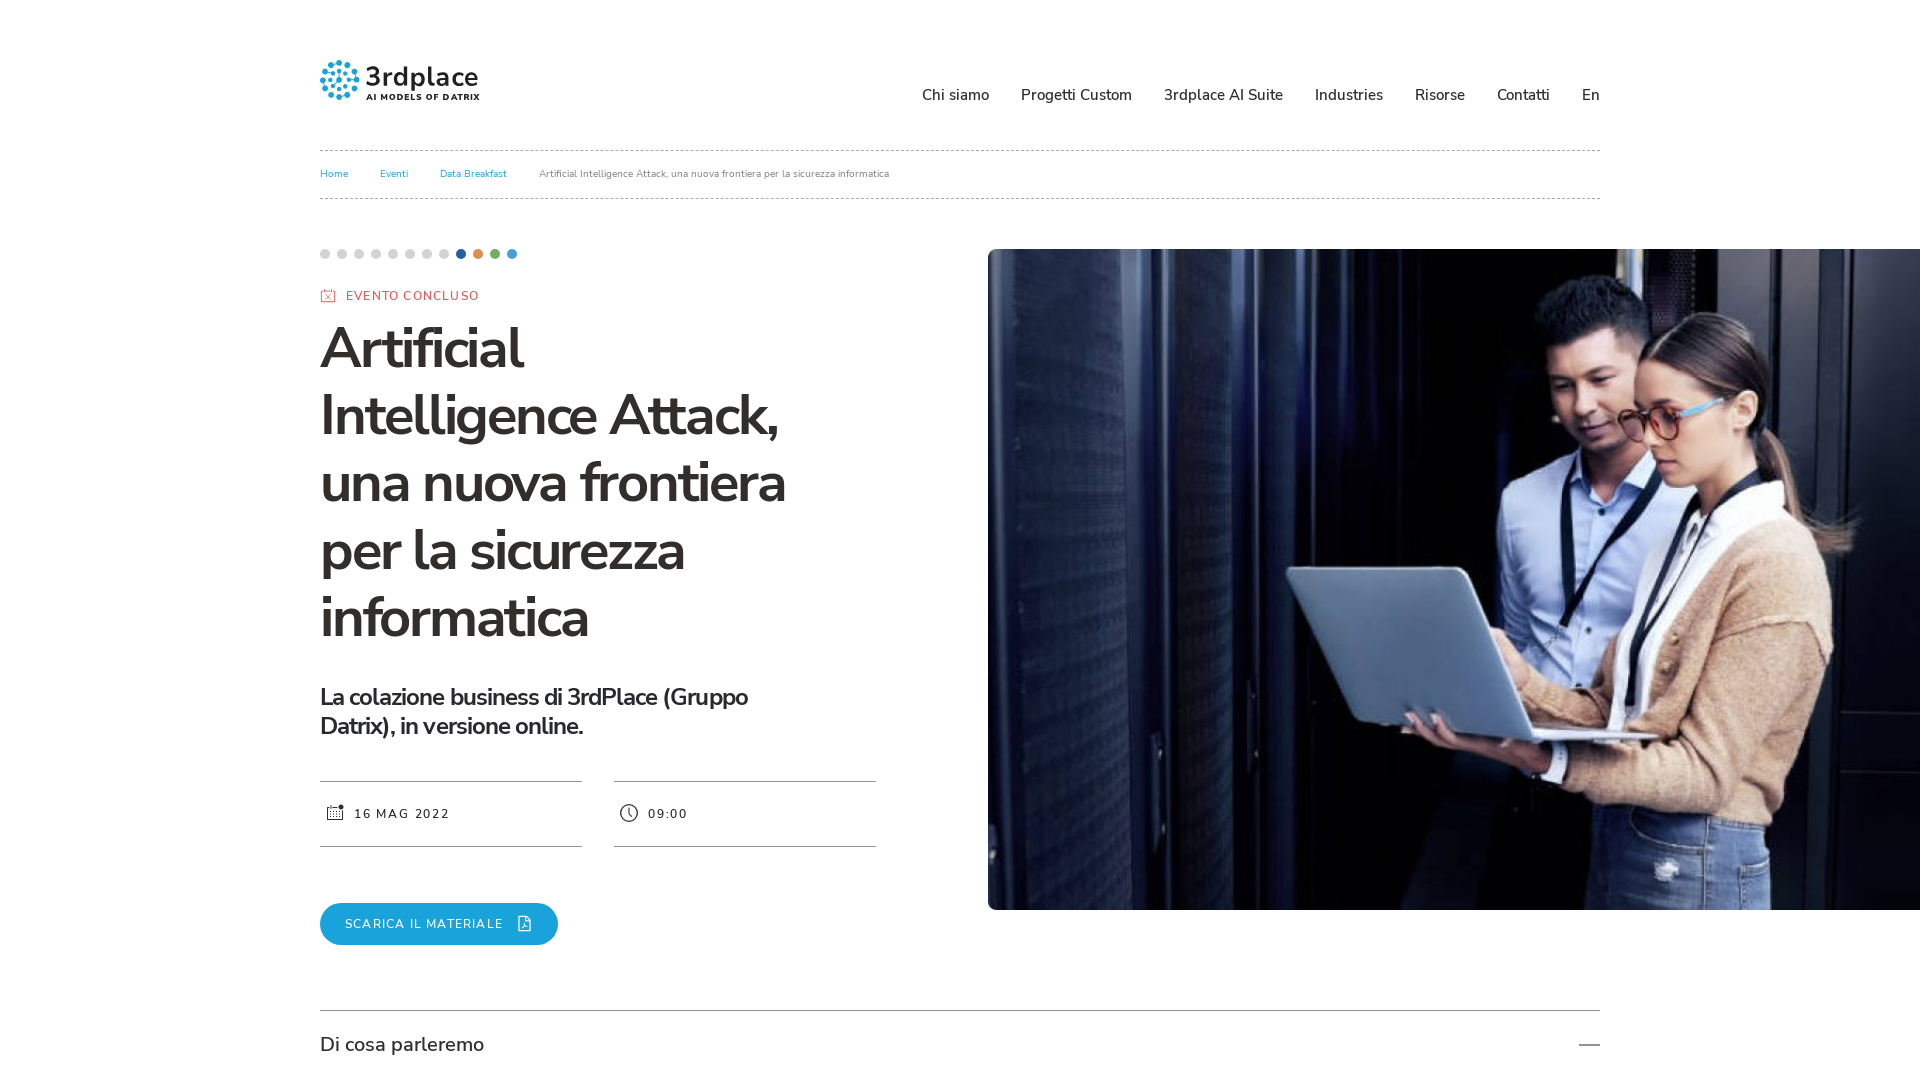 Image resolution: width=1920 pixels, height=1080 pixels. I want to click on 'Chi siamo', so click(954, 95).